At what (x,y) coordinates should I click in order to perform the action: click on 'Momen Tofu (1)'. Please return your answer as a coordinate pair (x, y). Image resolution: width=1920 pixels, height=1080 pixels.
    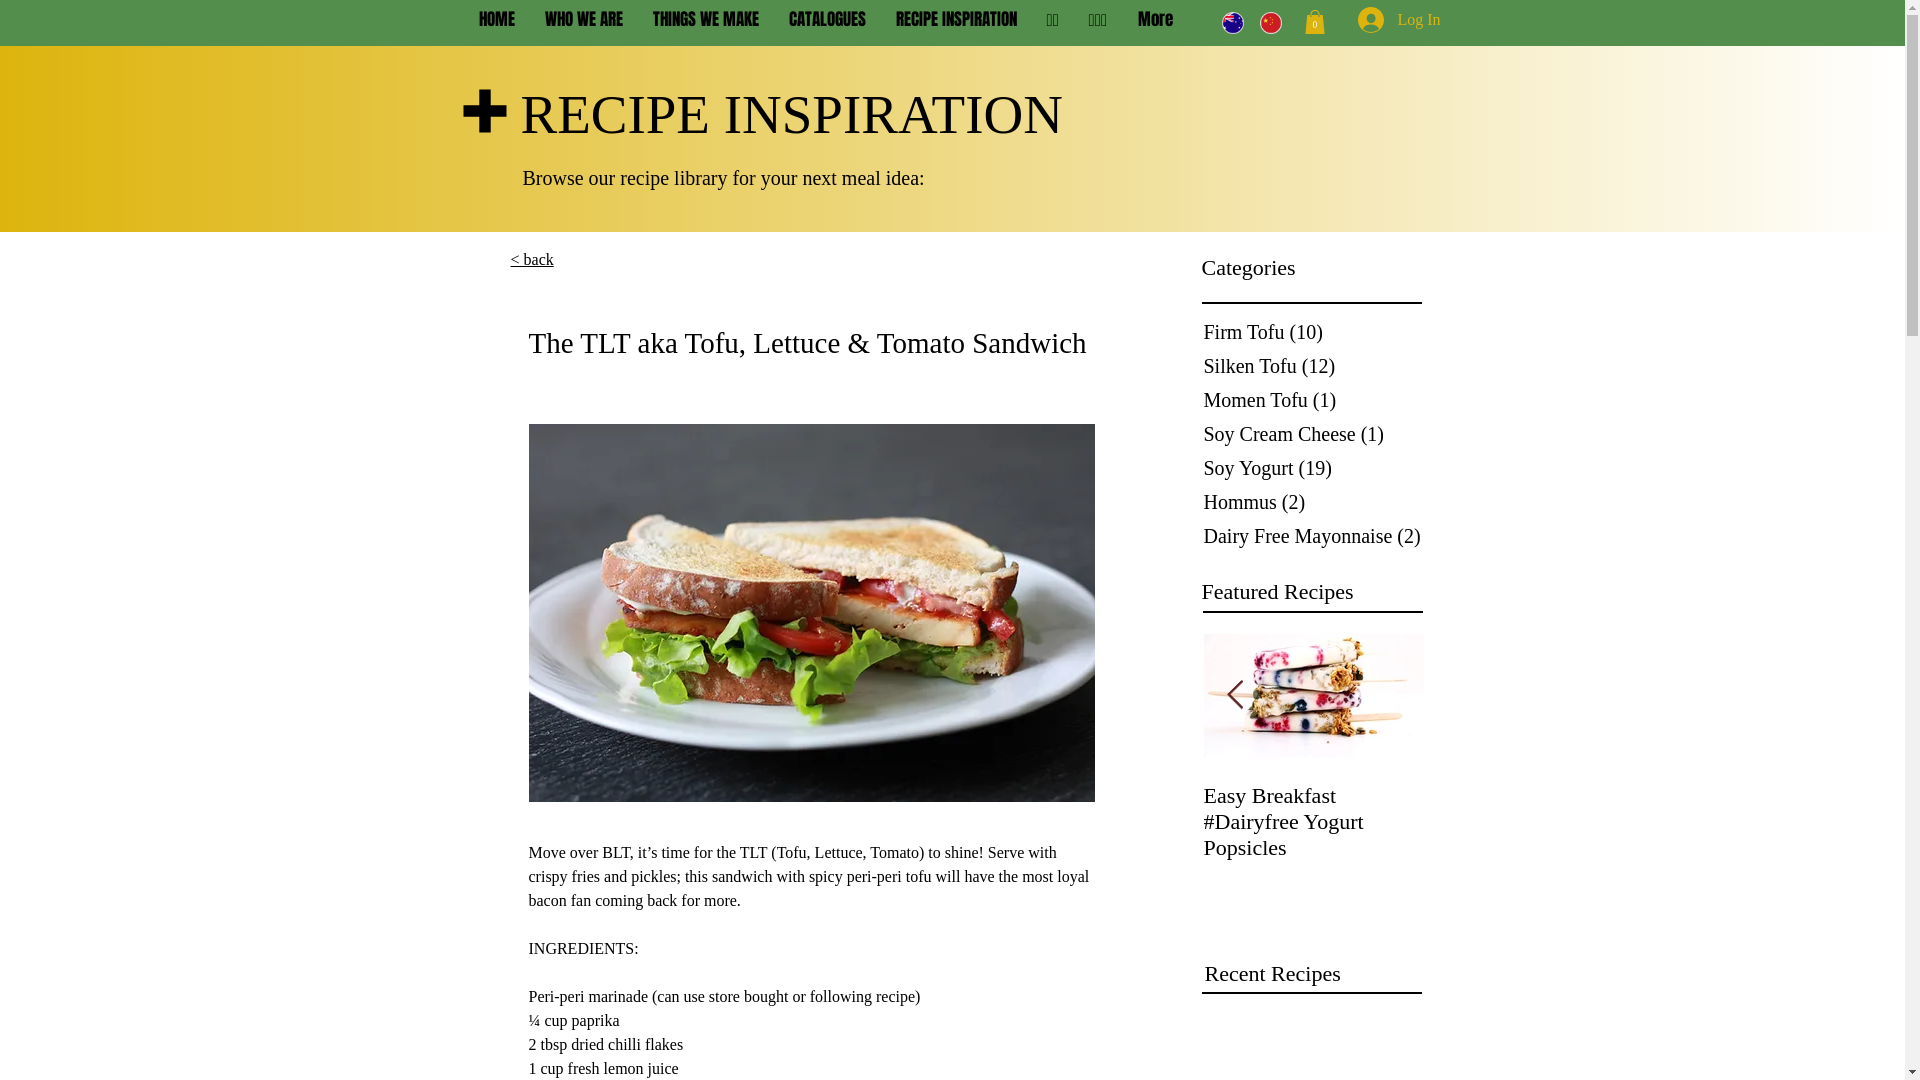
    Looking at the image, I should click on (1315, 400).